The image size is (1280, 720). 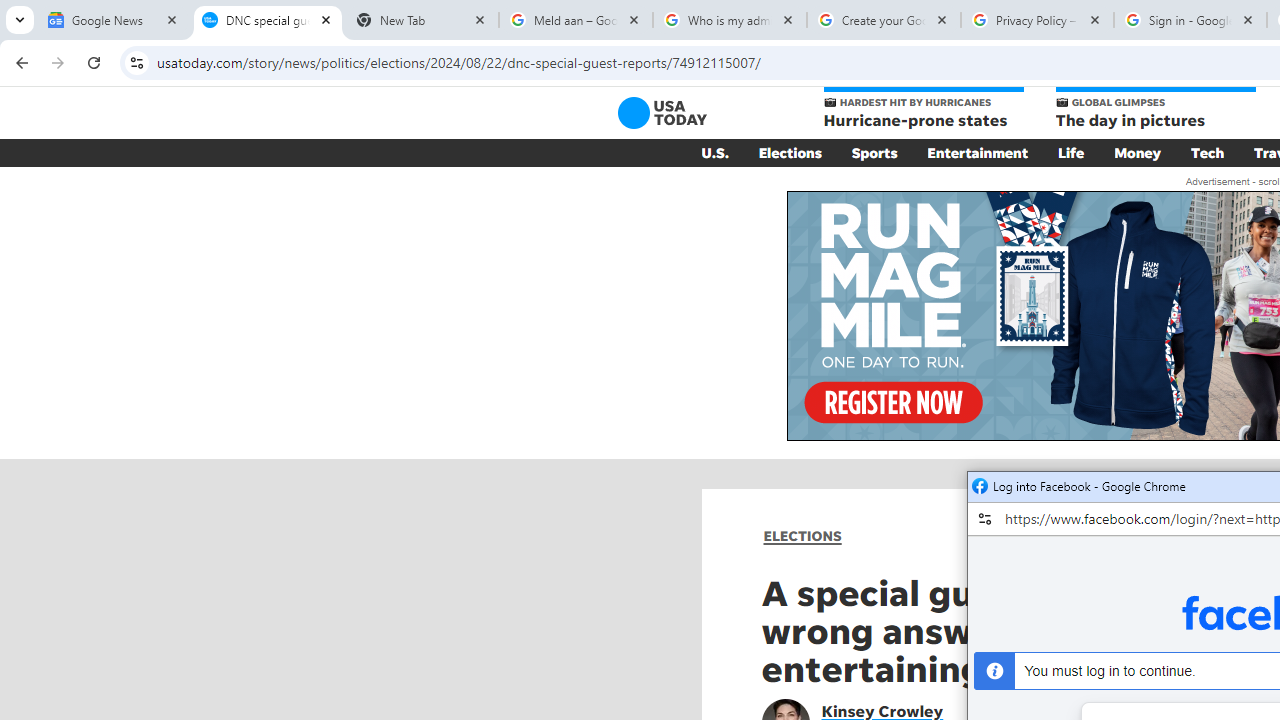 What do you see at coordinates (1137, 152) in the screenshot?
I see `'Money'` at bounding box center [1137, 152].